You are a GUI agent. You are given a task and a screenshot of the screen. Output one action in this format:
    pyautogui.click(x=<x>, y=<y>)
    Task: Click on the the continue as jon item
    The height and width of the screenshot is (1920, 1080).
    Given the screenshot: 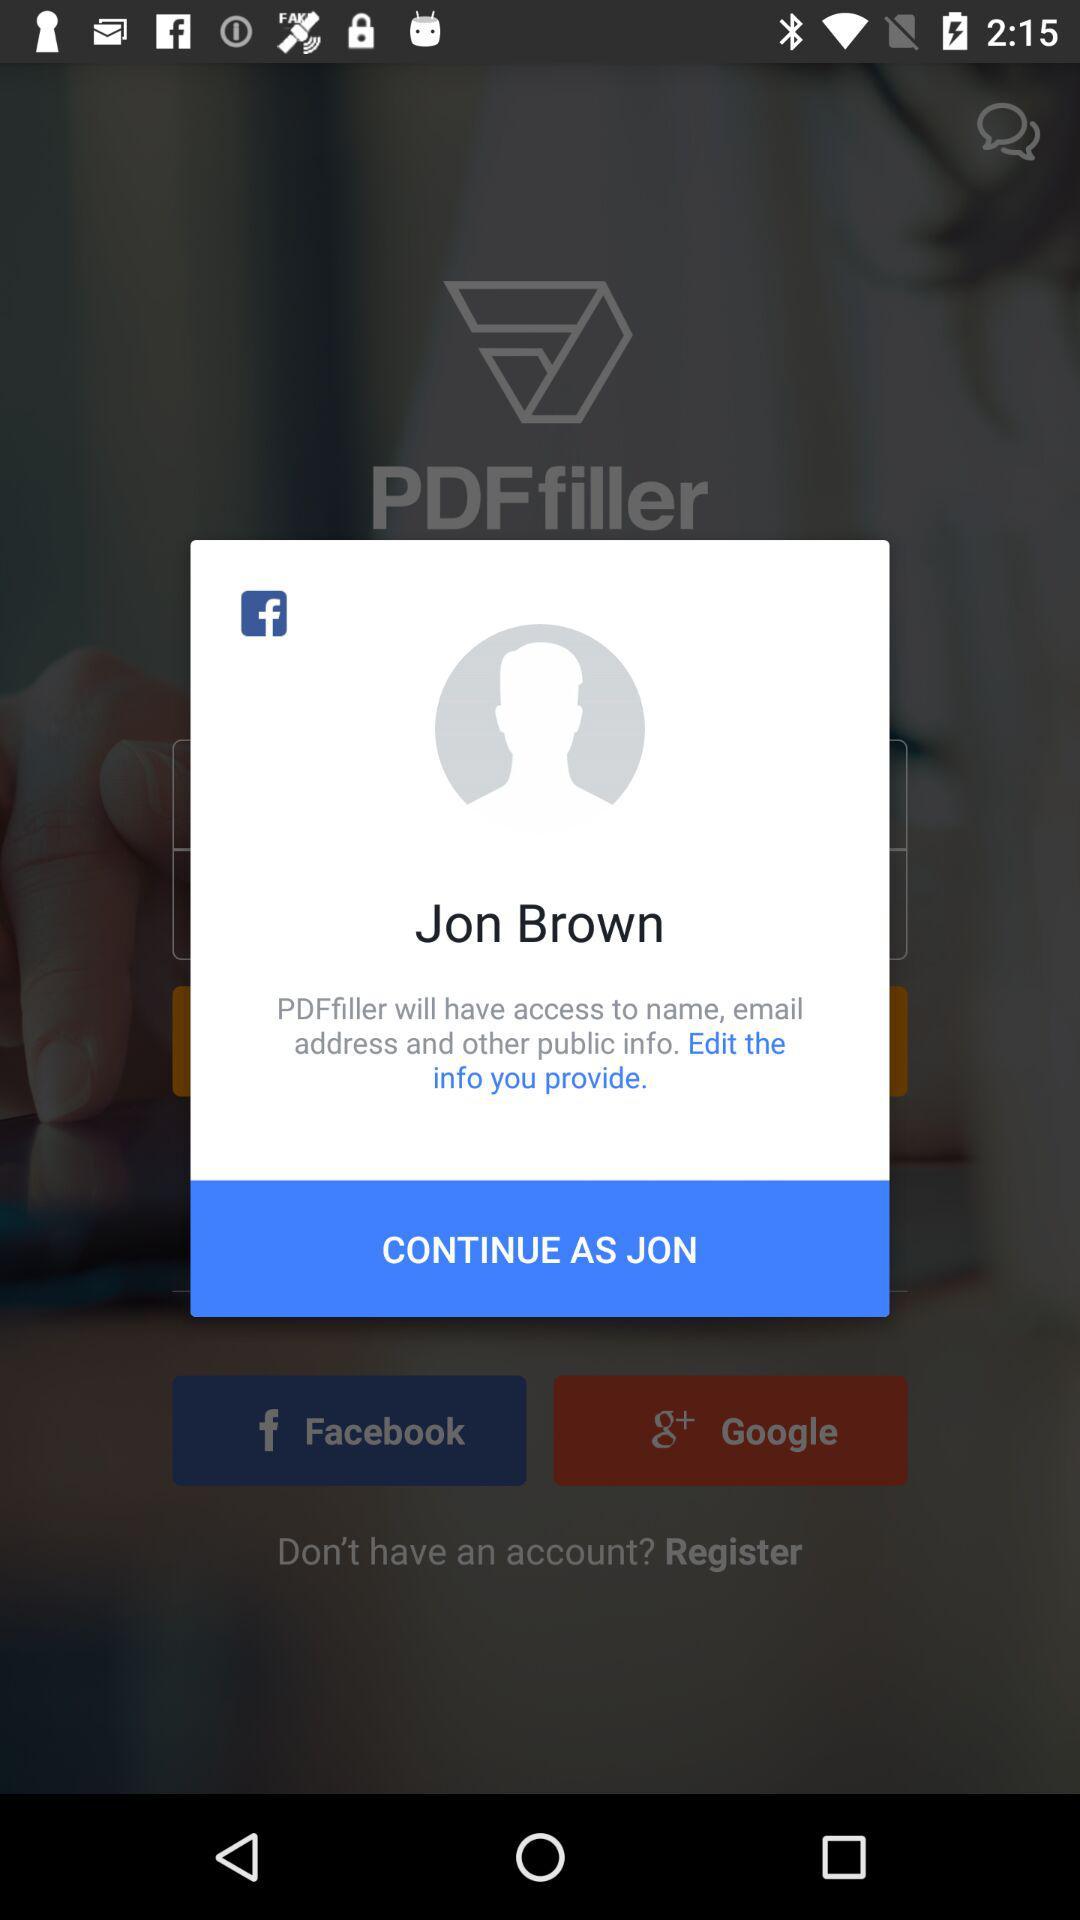 What is the action you would take?
    pyautogui.click(x=540, y=1247)
    